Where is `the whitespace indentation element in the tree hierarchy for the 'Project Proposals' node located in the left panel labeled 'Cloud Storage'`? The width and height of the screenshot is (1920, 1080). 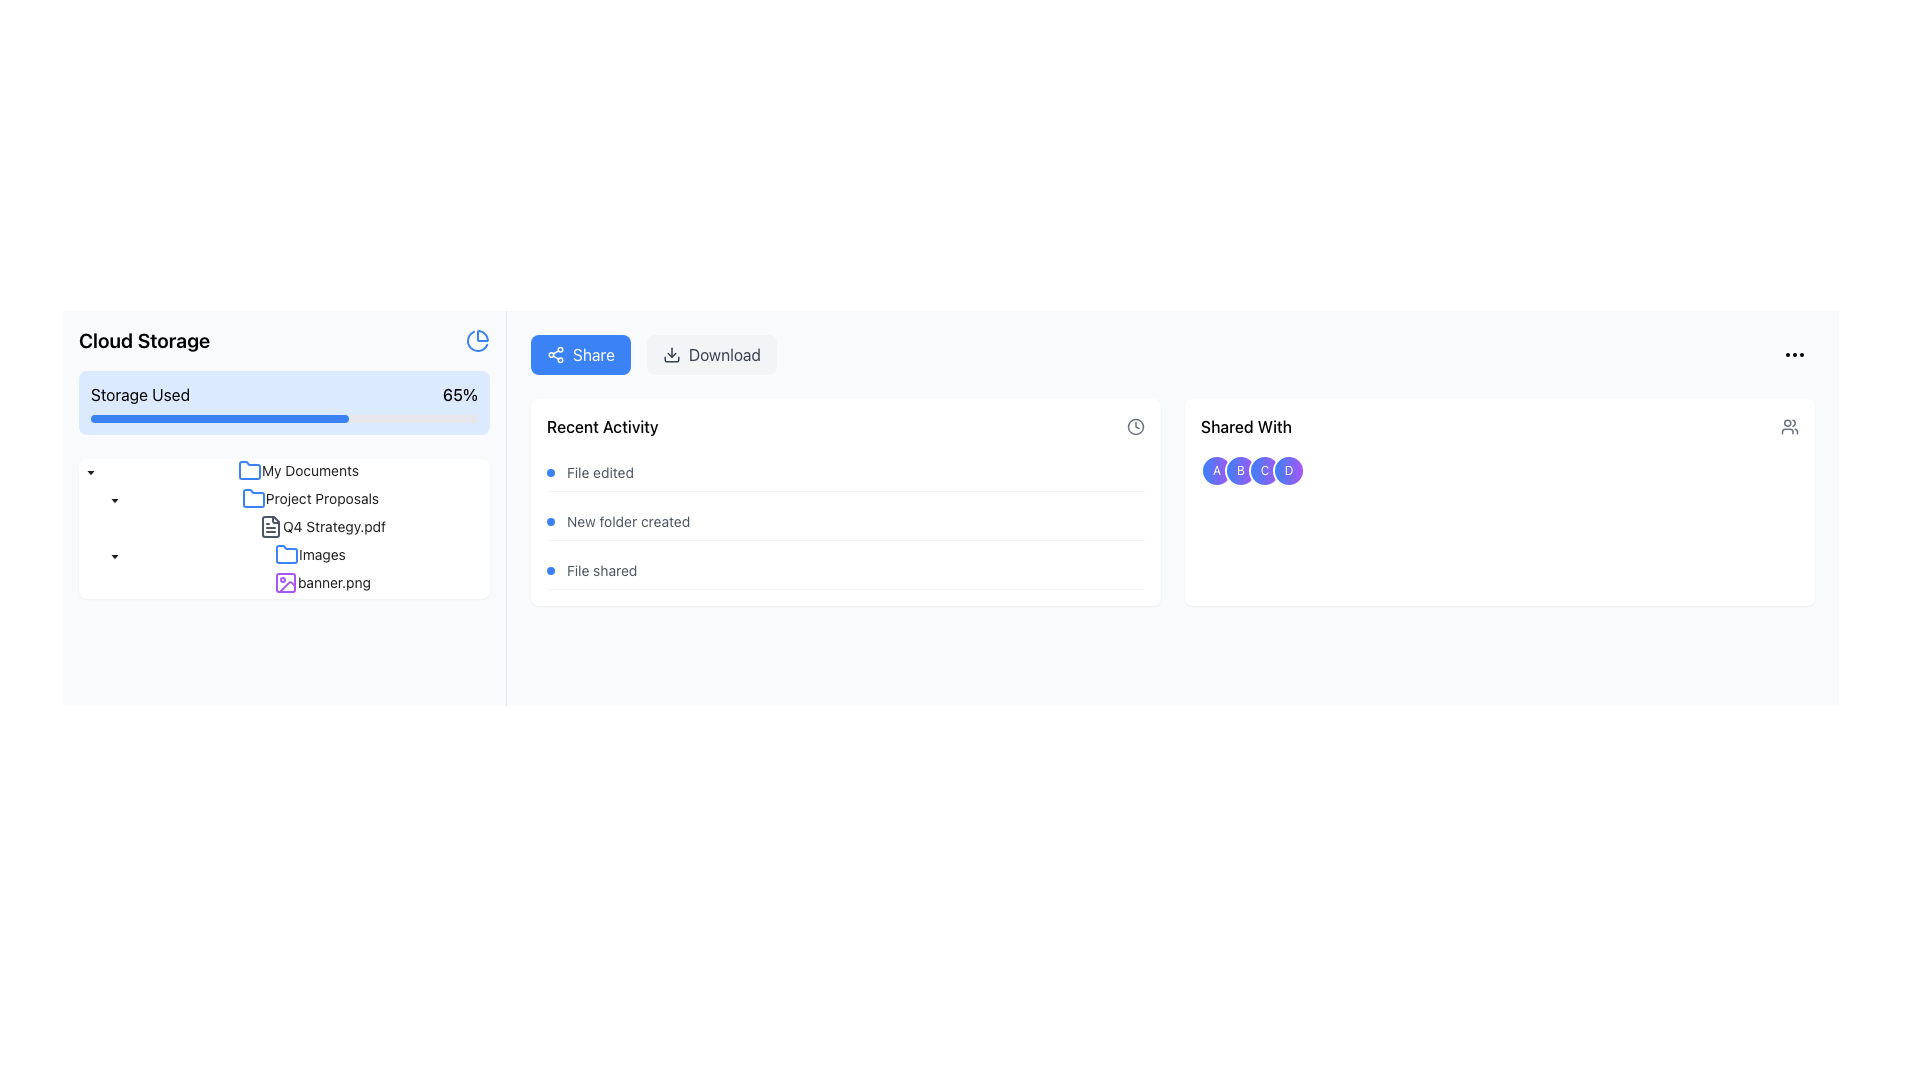 the whitespace indentation element in the tree hierarchy for the 'Project Proposals' node located in the left panel labeled 'Cloud Storage' is located at coordinates (90, 497).